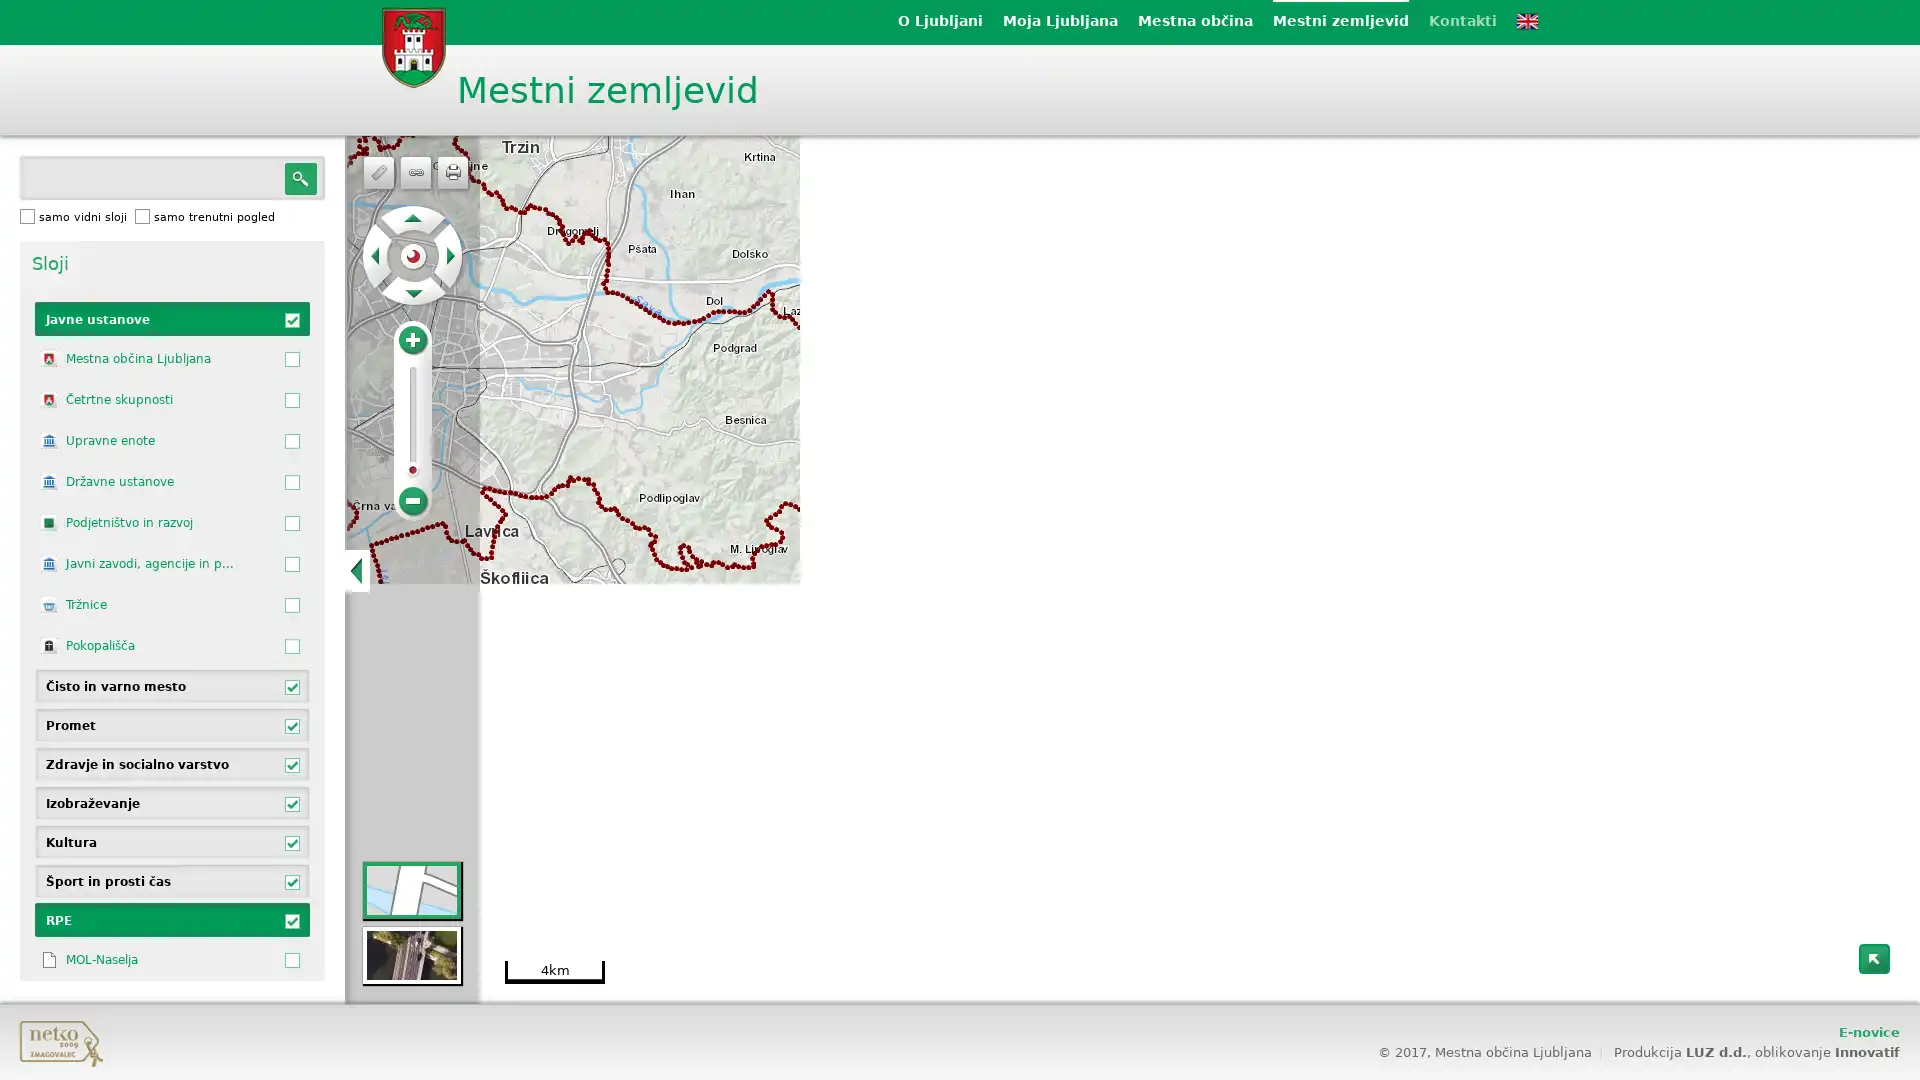  What do you see at coordinates (451, 171) in the screenshot?
I see `Tiskanje` at bounding box center [451, 171].